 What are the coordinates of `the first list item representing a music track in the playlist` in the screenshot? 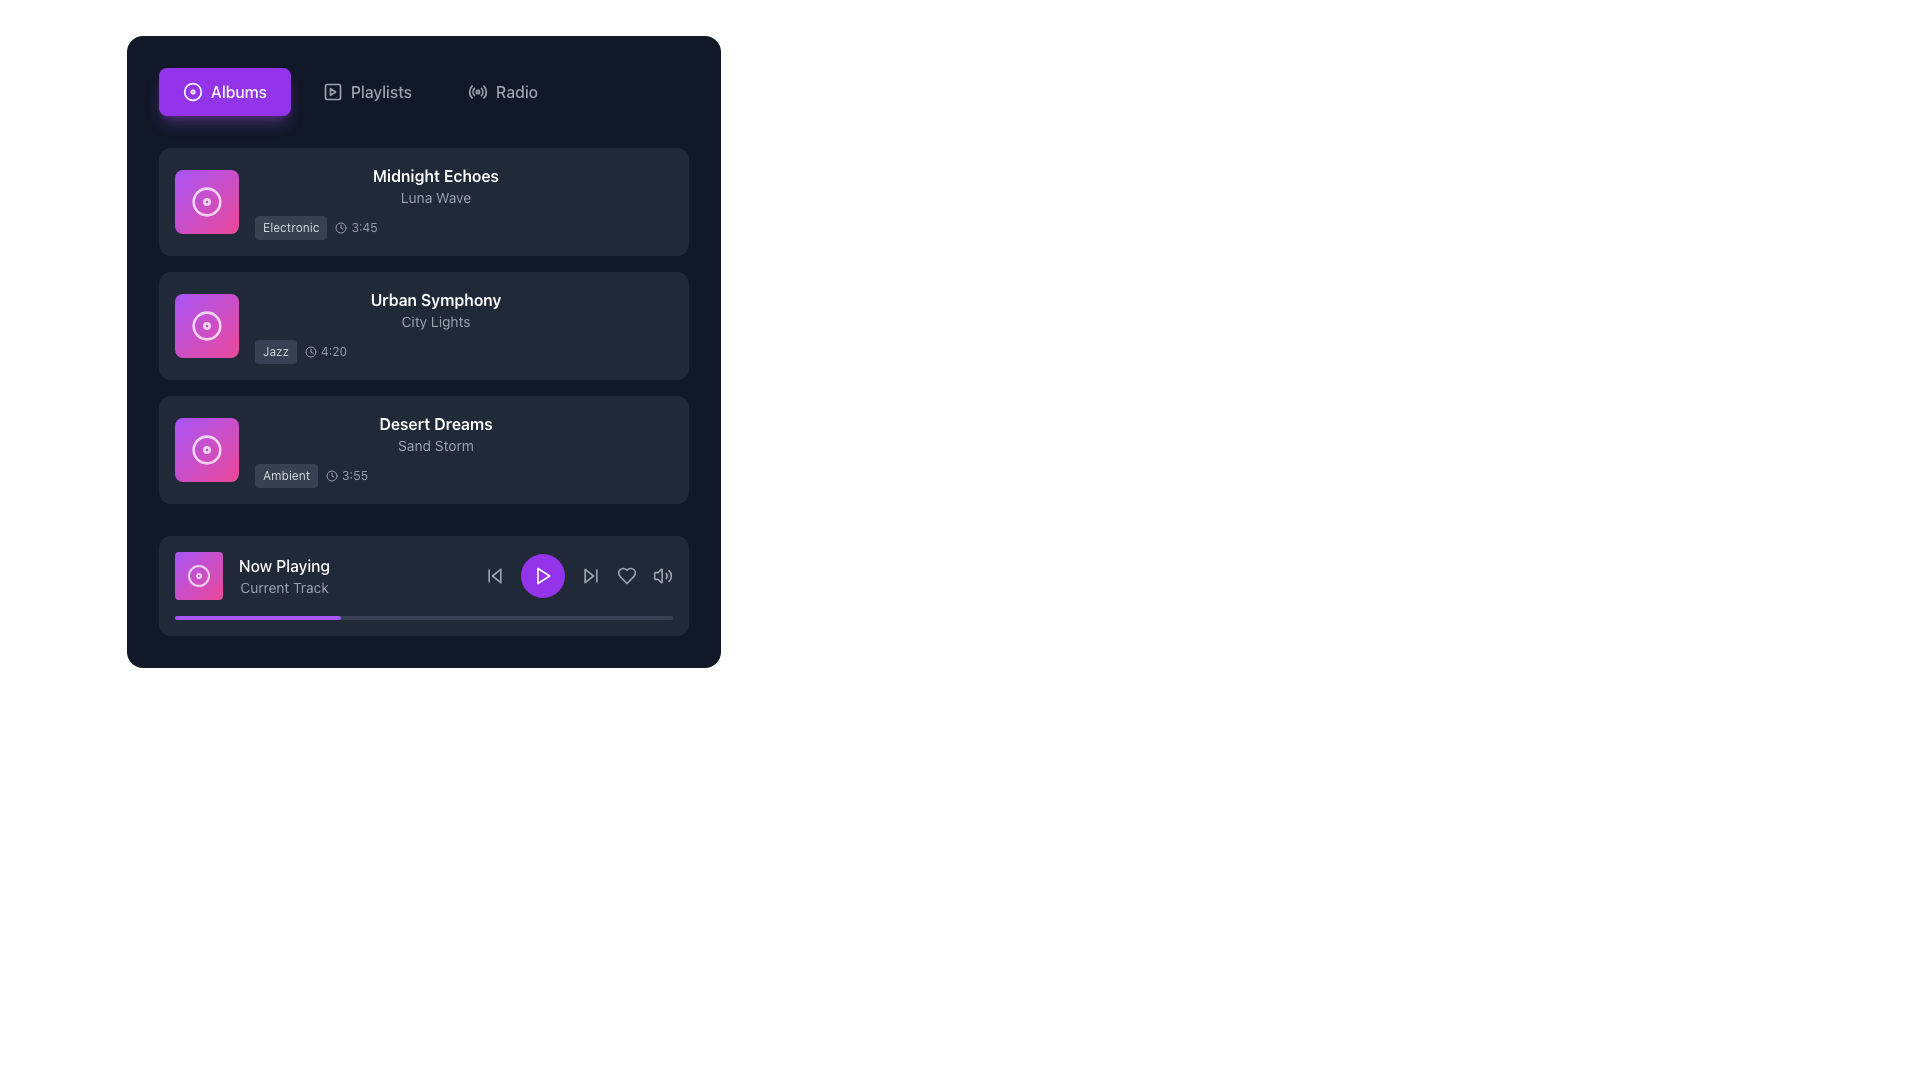 It's located at (435, 201).